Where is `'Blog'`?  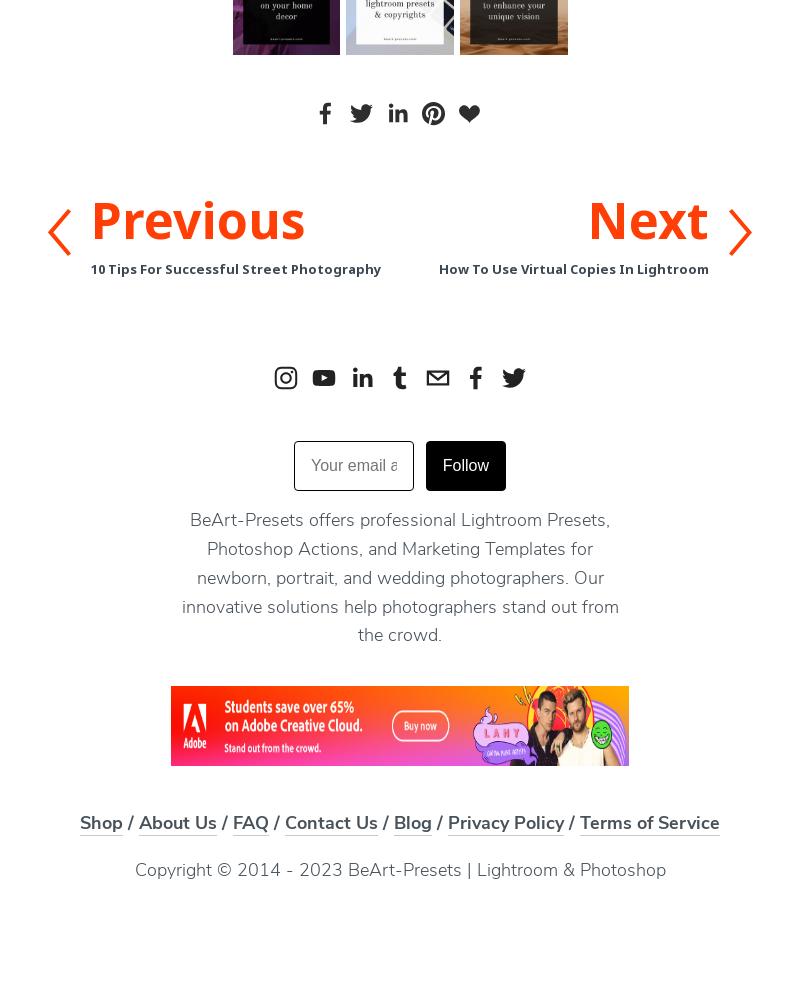
'Blog' is located at coordinates (393, 824).